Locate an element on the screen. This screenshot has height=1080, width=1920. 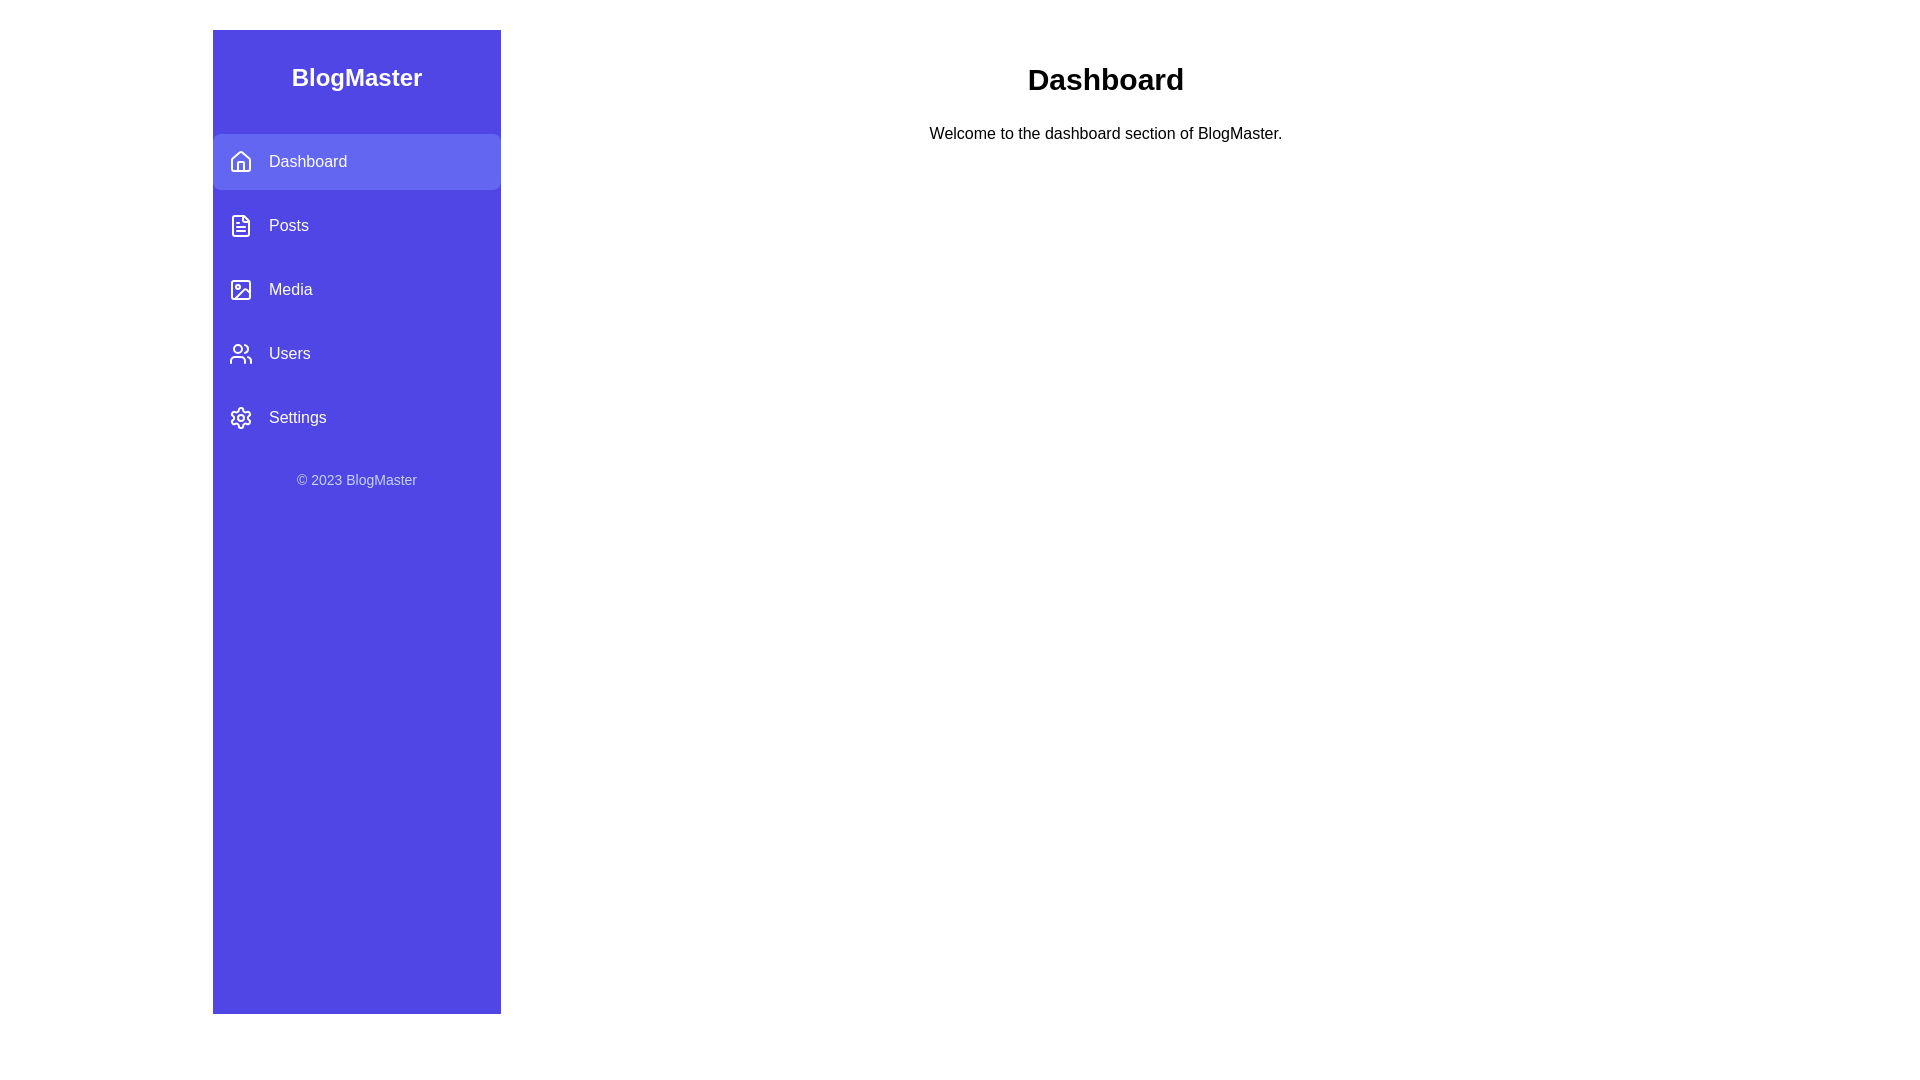
the 'Posts' navigation button is located at coordinates (356, 225).